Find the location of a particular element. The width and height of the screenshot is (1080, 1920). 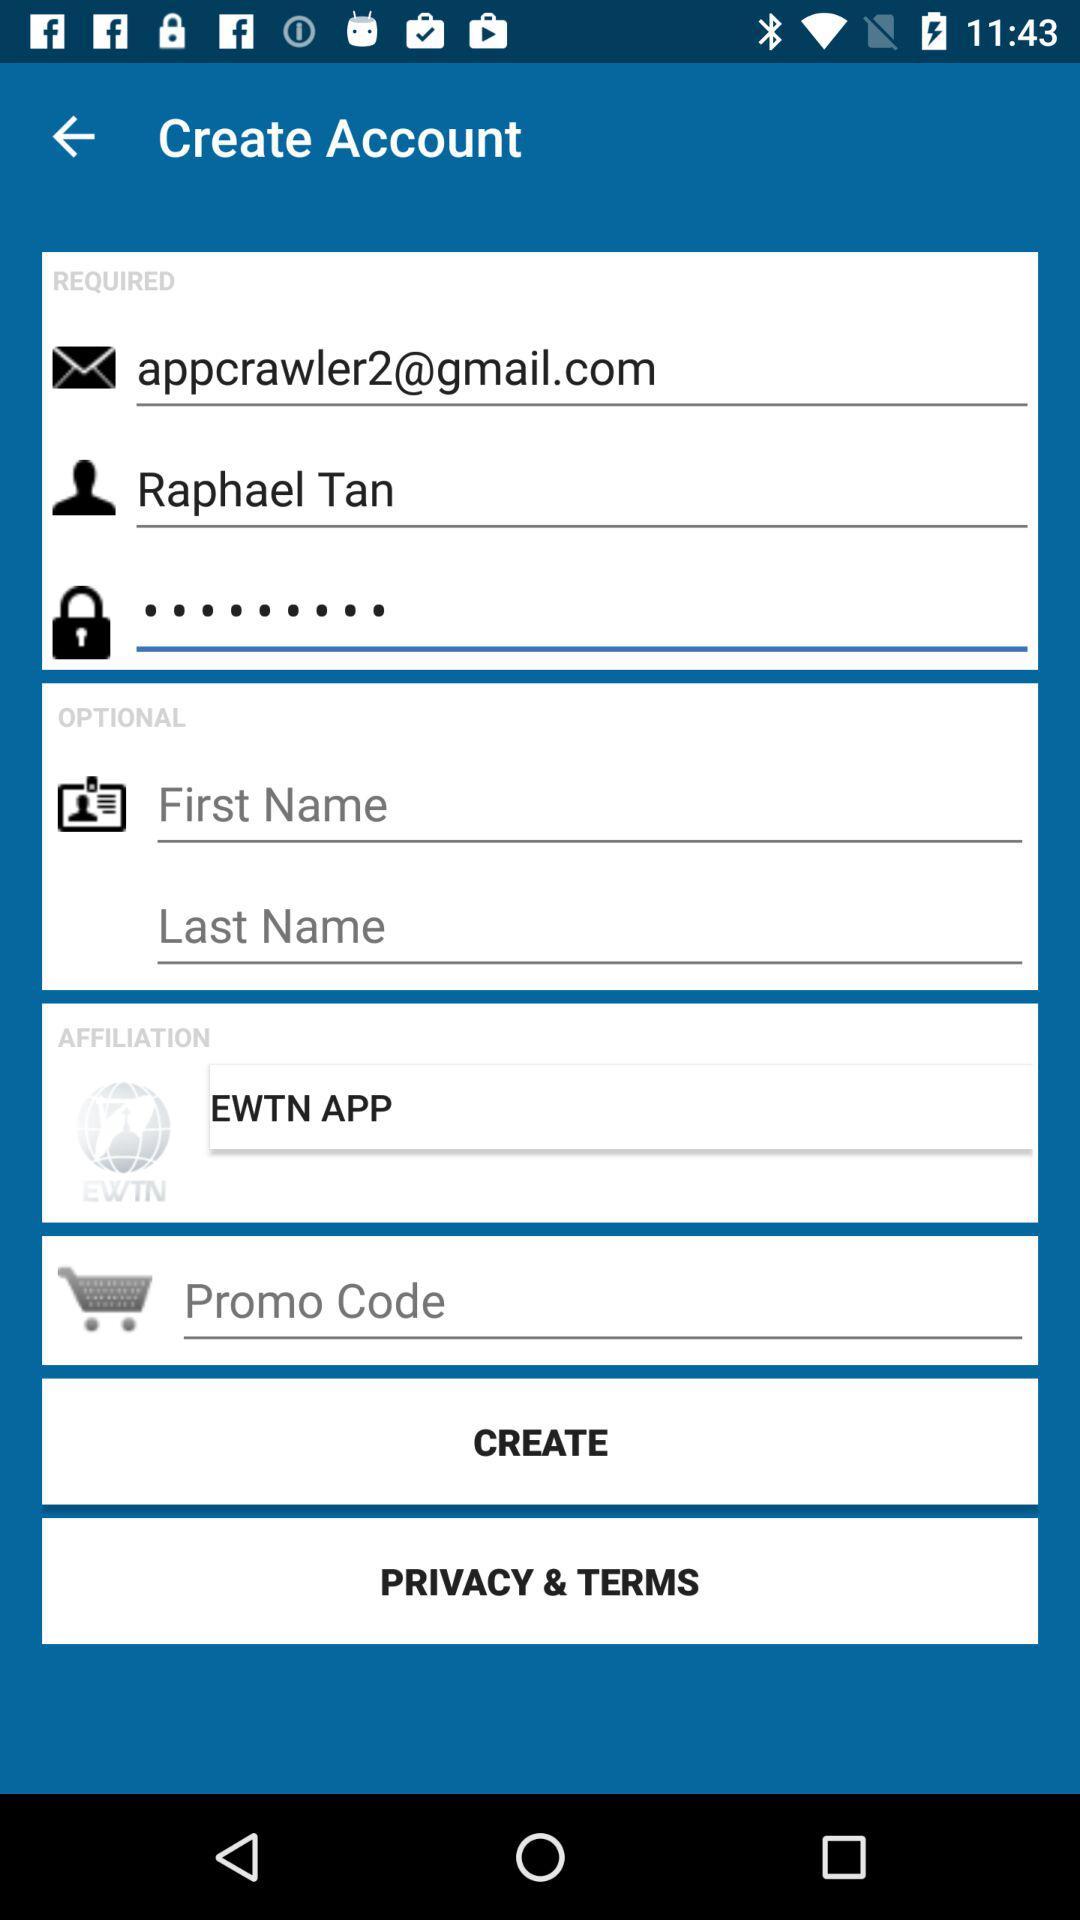

the privacy & terms is located at coordinates (540, 1579).